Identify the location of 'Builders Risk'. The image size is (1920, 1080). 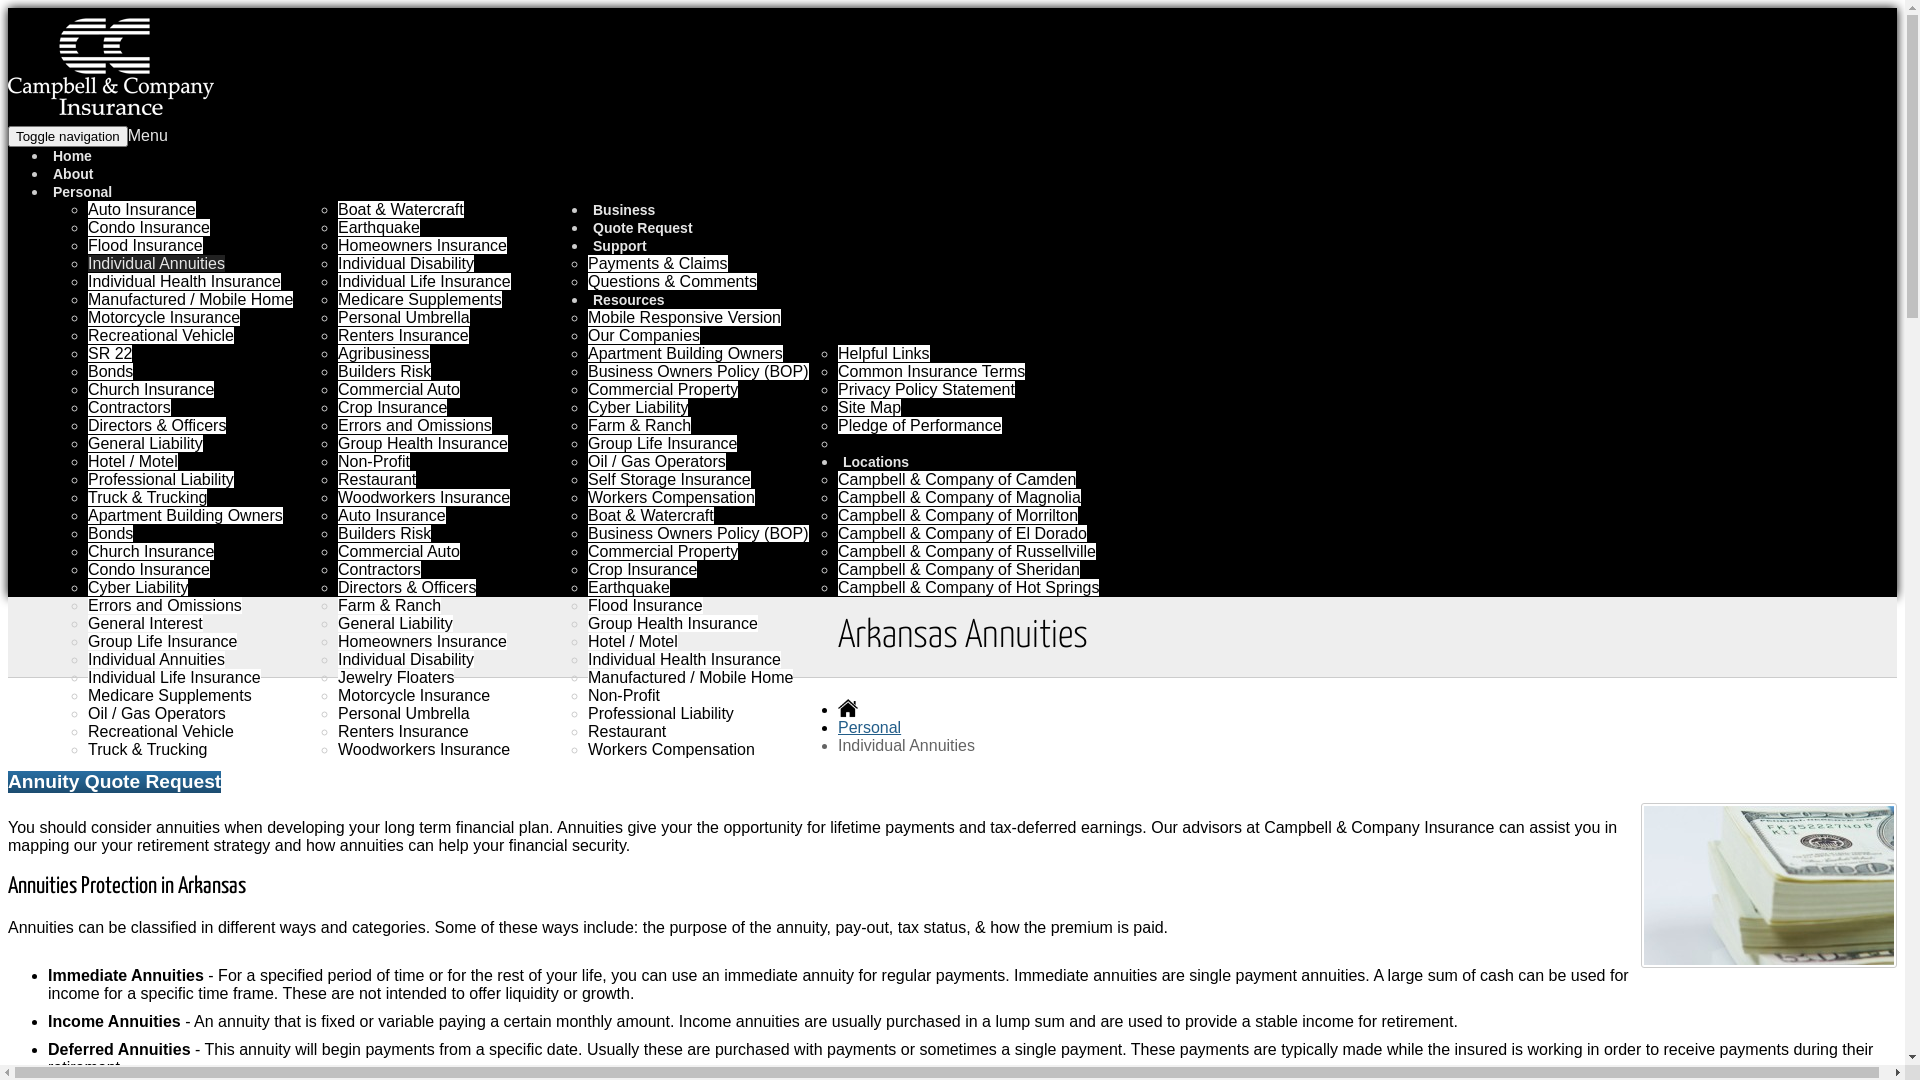
(384, 371).